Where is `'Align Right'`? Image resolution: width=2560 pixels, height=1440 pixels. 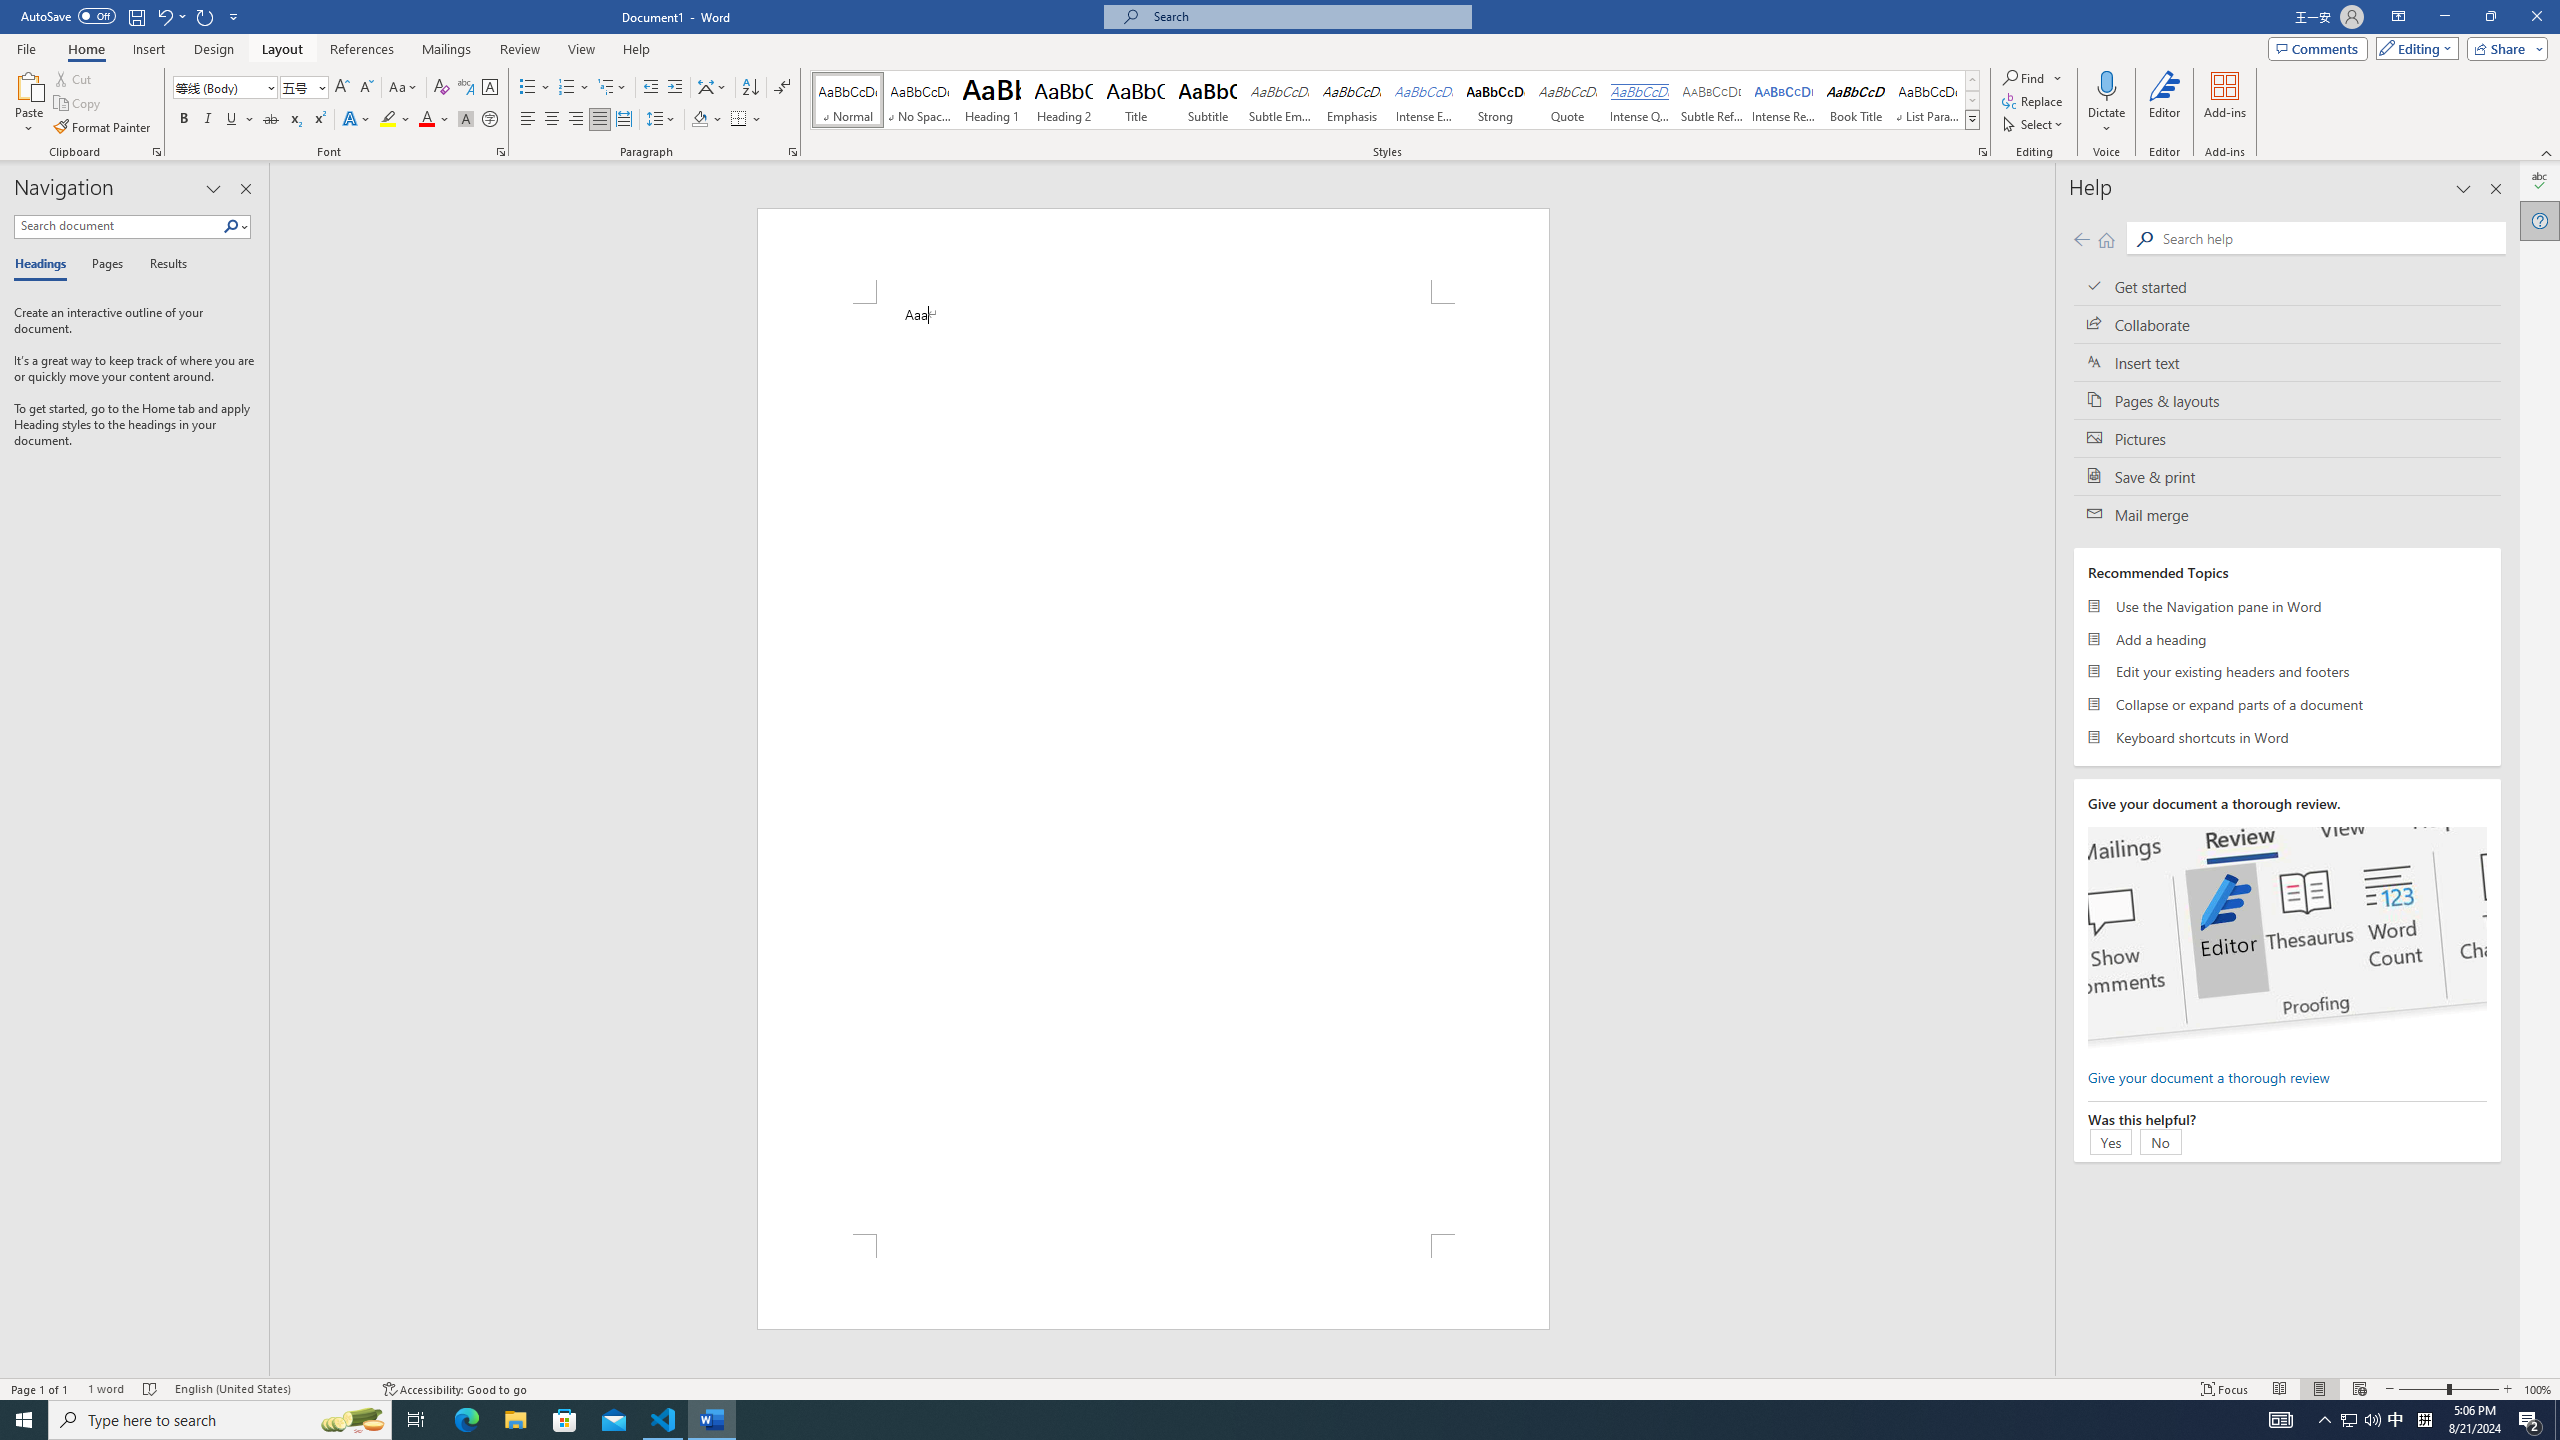
'Align Right' is located at coordinates (575, 118).